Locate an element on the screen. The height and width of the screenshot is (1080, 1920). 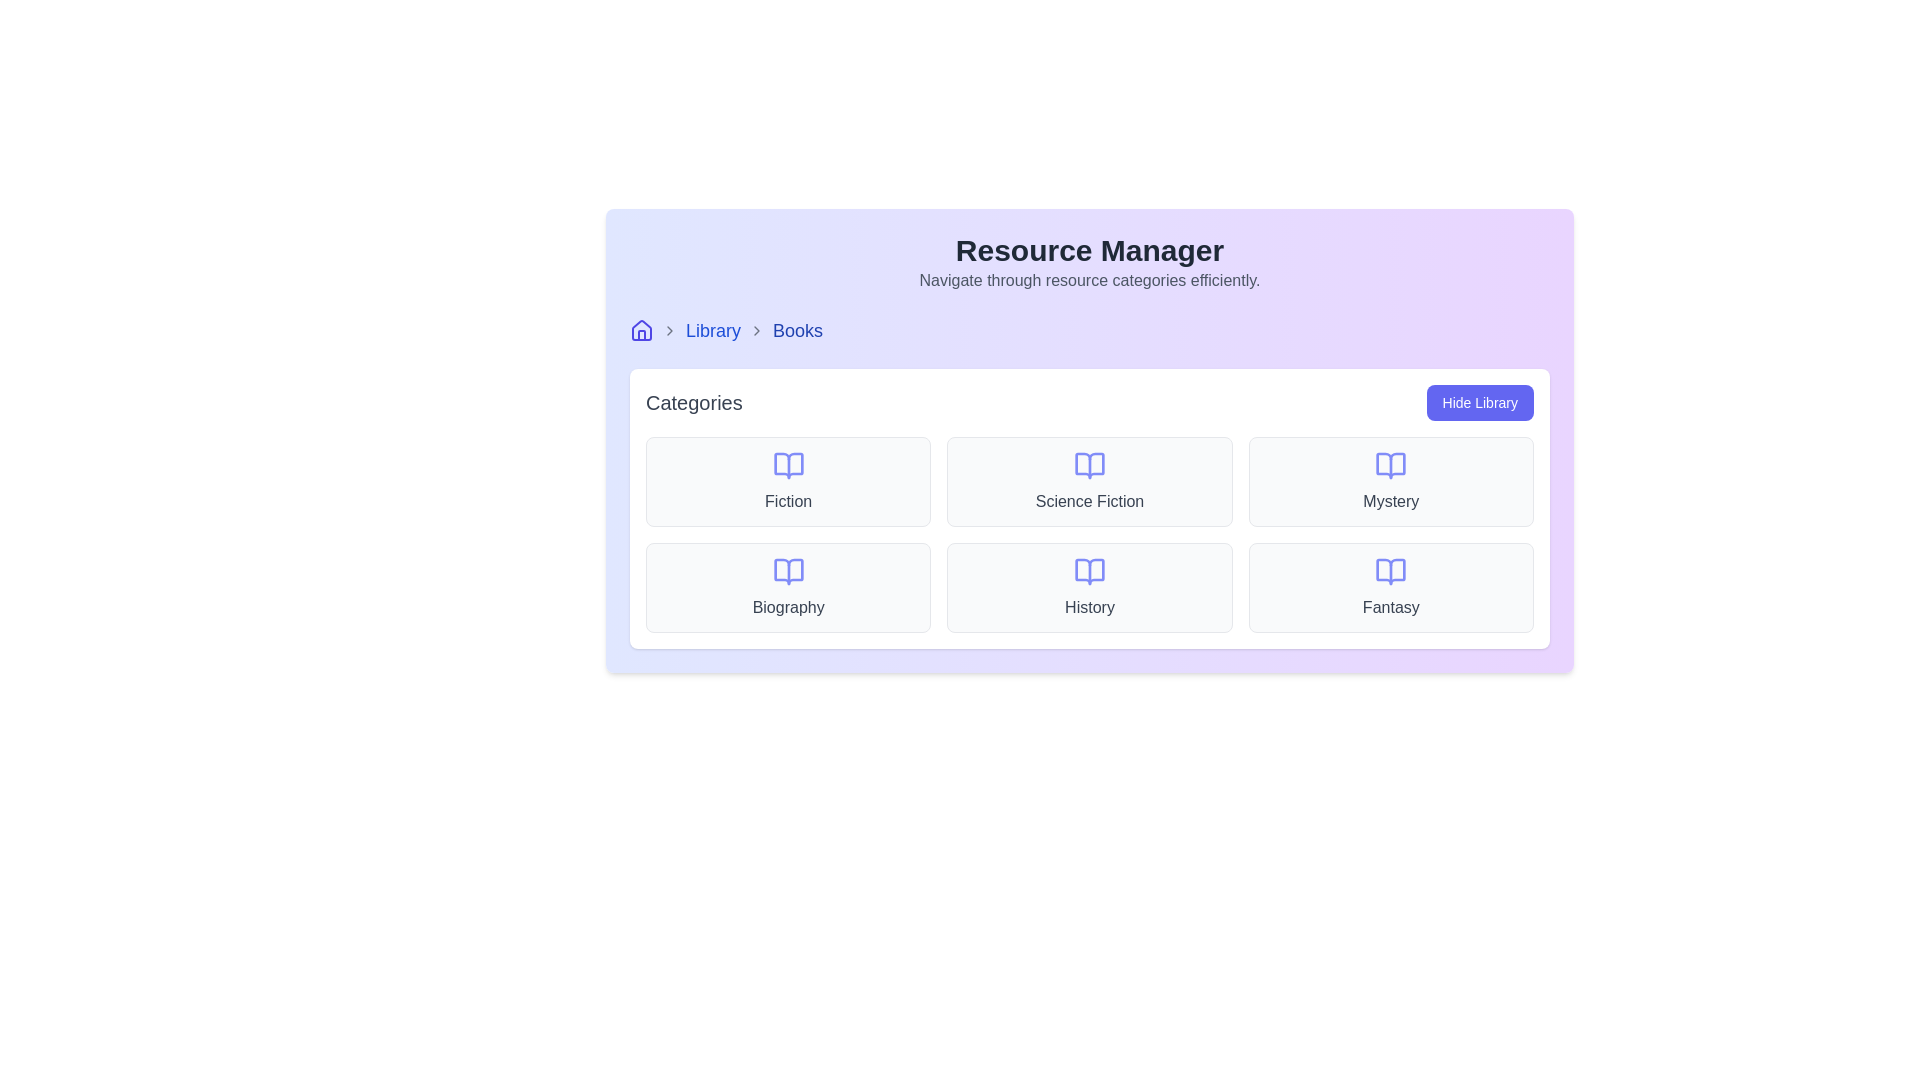
the 'Fantasy' text label, which is styled with a gray font color and medium weight, located in the bottom-right corner of the category grid within its card structure is located at coordinates (1390, 606).